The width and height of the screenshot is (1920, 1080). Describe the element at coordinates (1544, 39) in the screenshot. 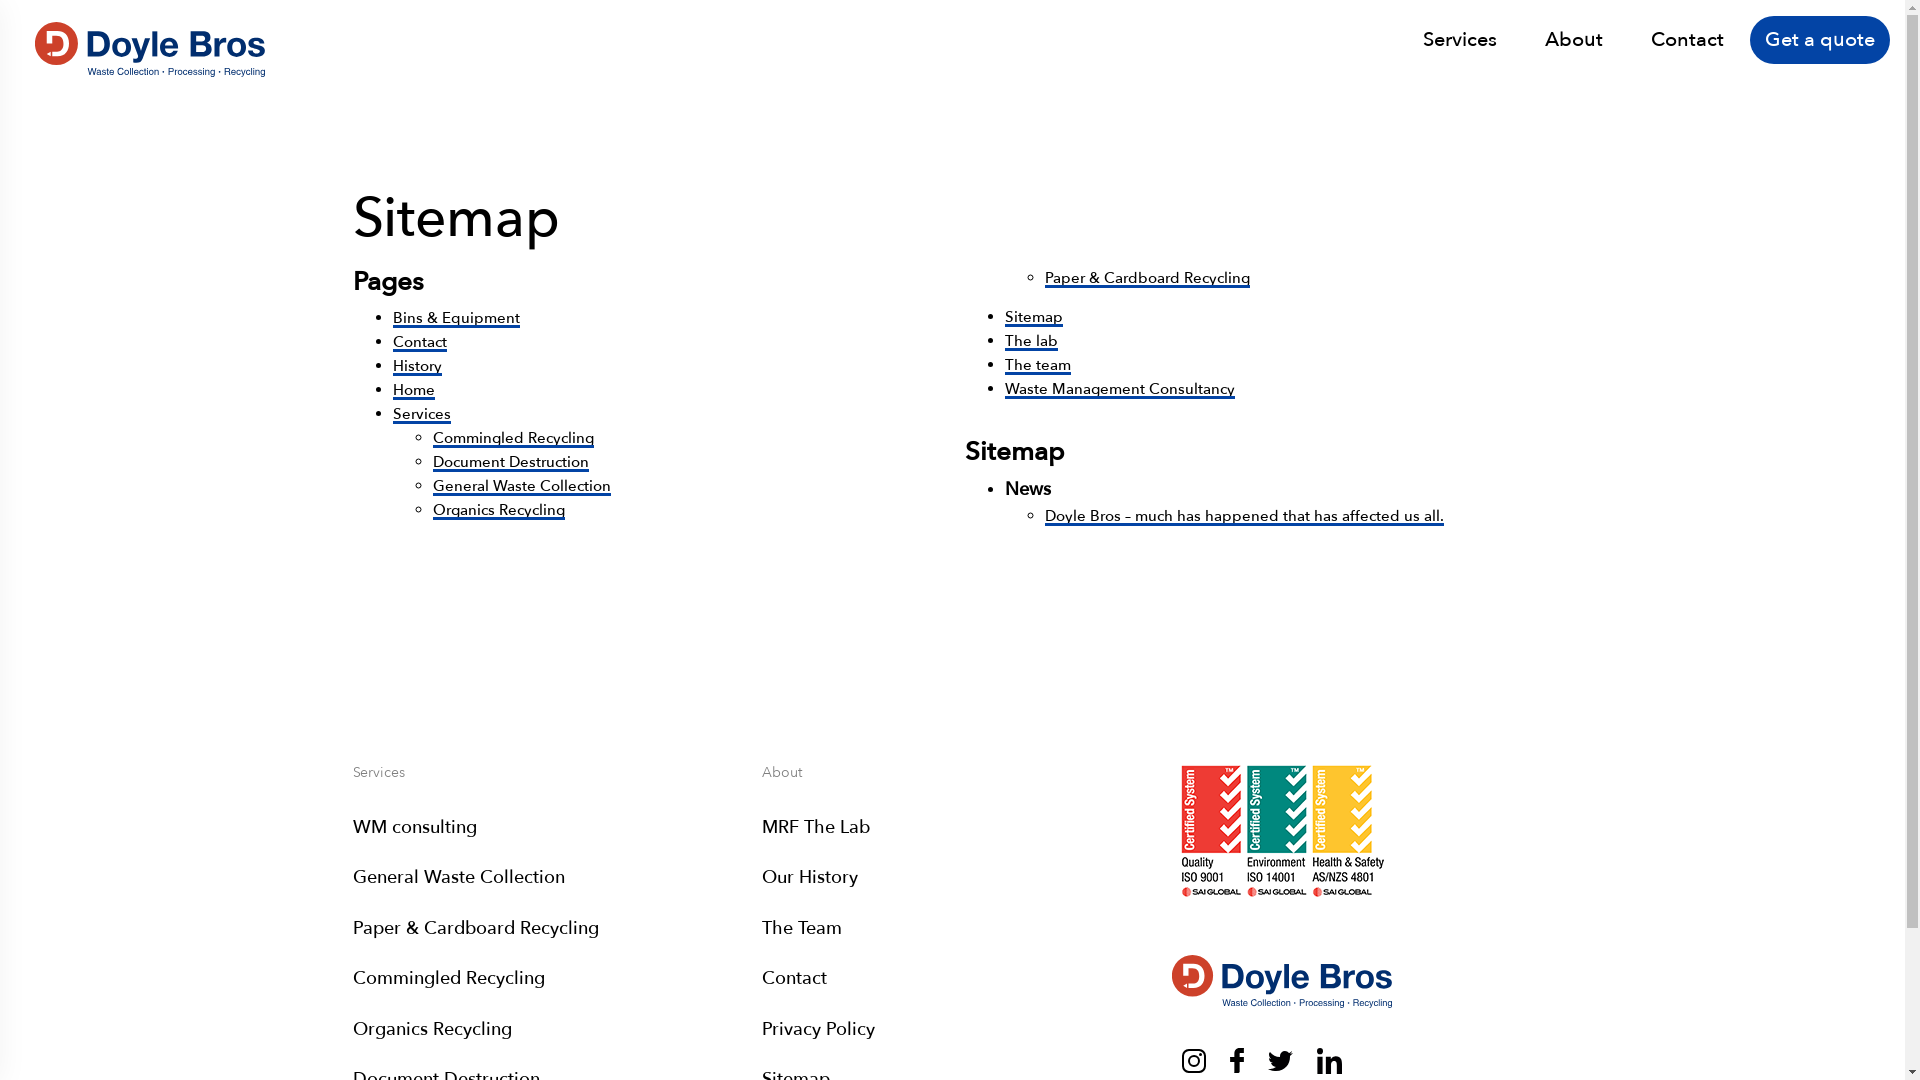

I see `'About'` at that location.